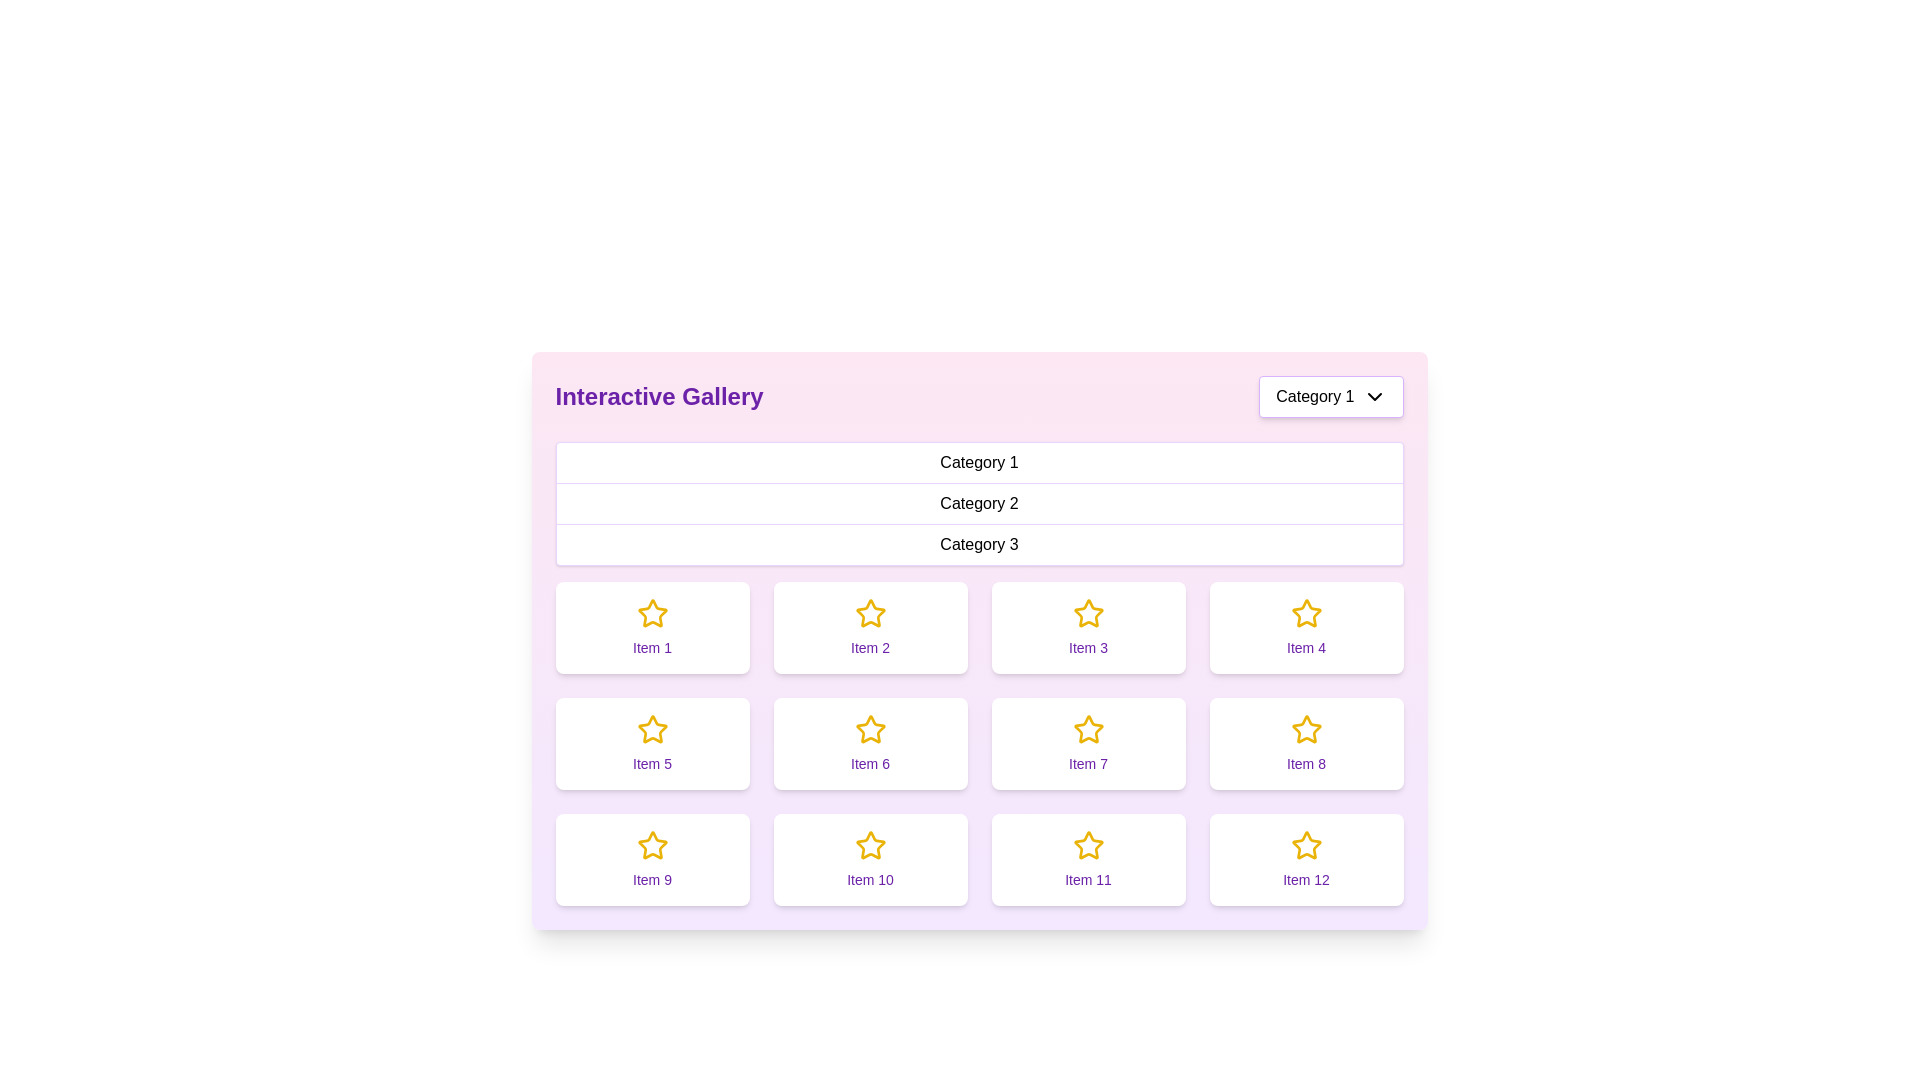 The width and height of the screenshot is (1920, 1080). What do you see at coordinates (870, 612) in the screenshot?
I see `the decorative star icon located within the 'Item 2' card, which is centered above the text label` at bounding box center [870, 612].